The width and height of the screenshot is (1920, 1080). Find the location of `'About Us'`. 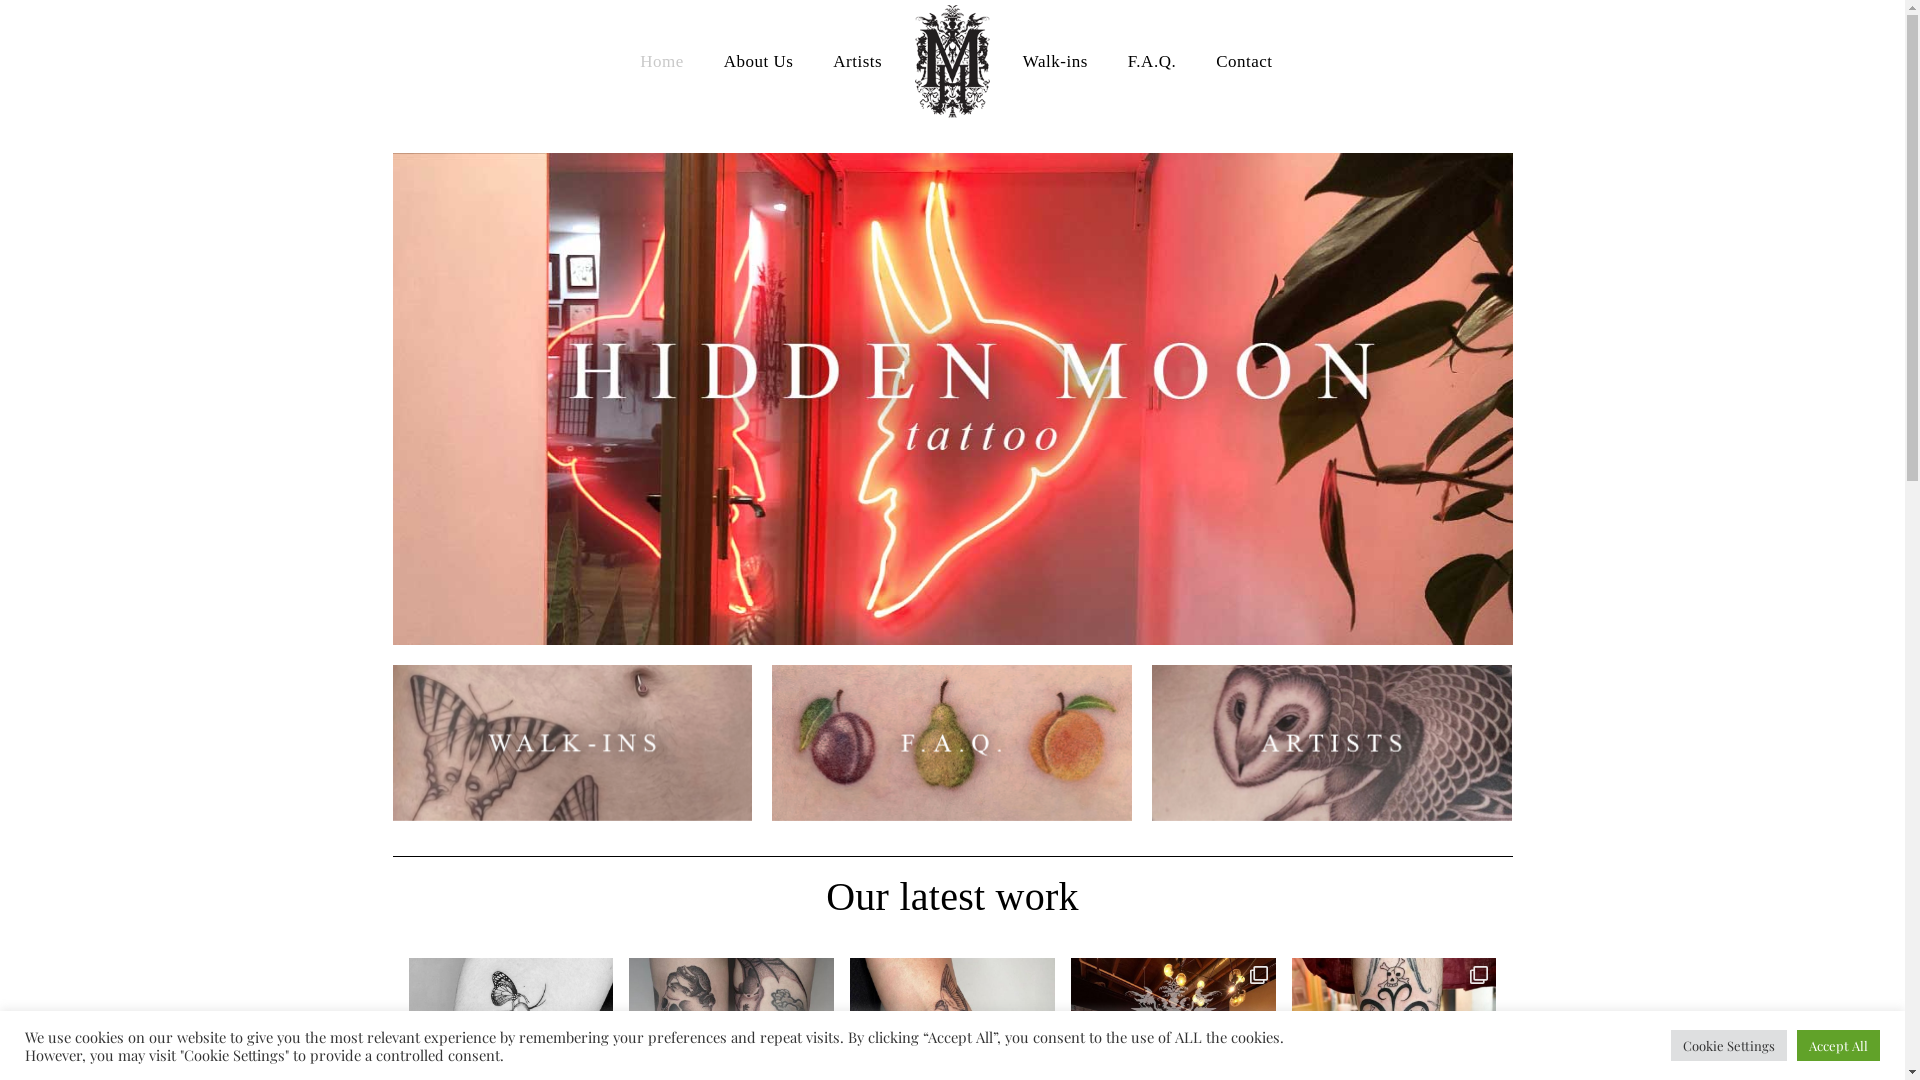

'About Us' is located at coordinates (704, 60).